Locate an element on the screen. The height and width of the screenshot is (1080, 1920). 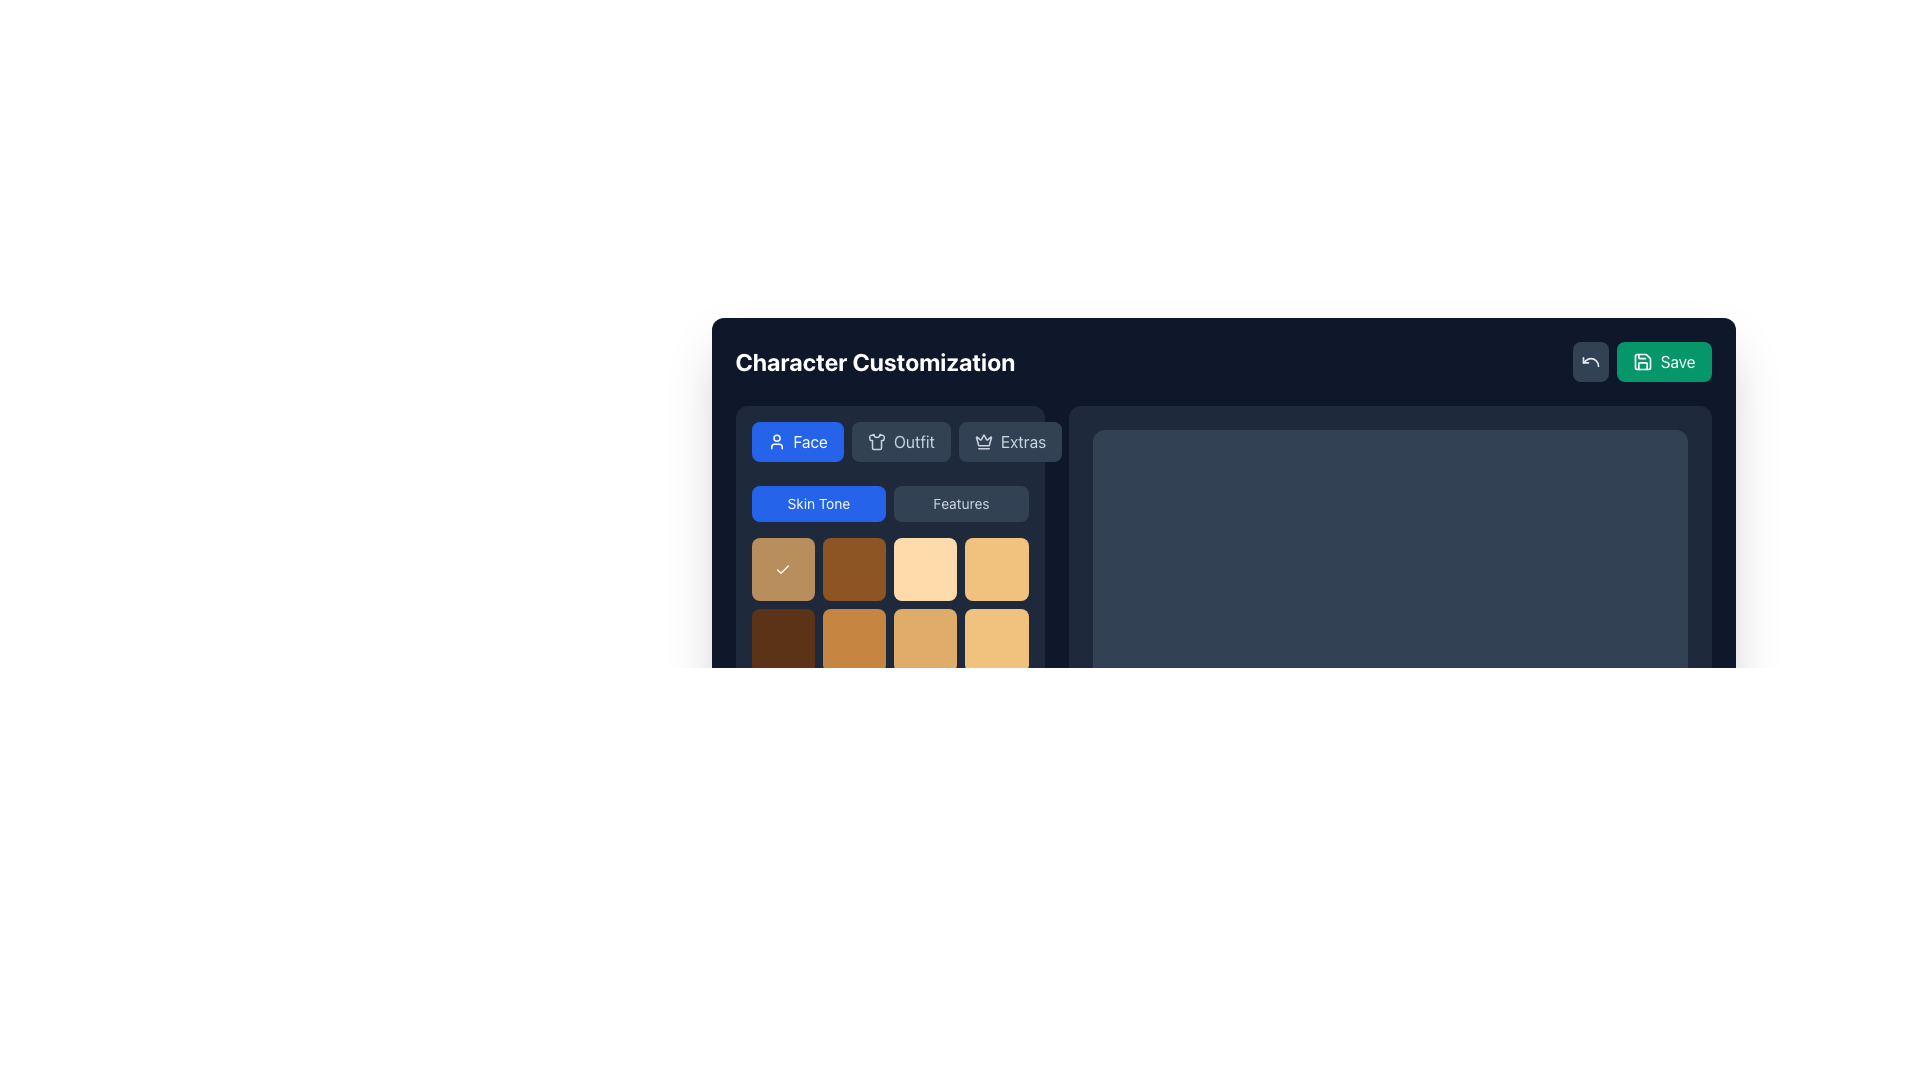
the 'Outfit' selection icon located inside the button labeled 'Outfit', which is positioned in the top row of selection buttons between 'Face' and 'Extras' is located at coordinates (876, 441).